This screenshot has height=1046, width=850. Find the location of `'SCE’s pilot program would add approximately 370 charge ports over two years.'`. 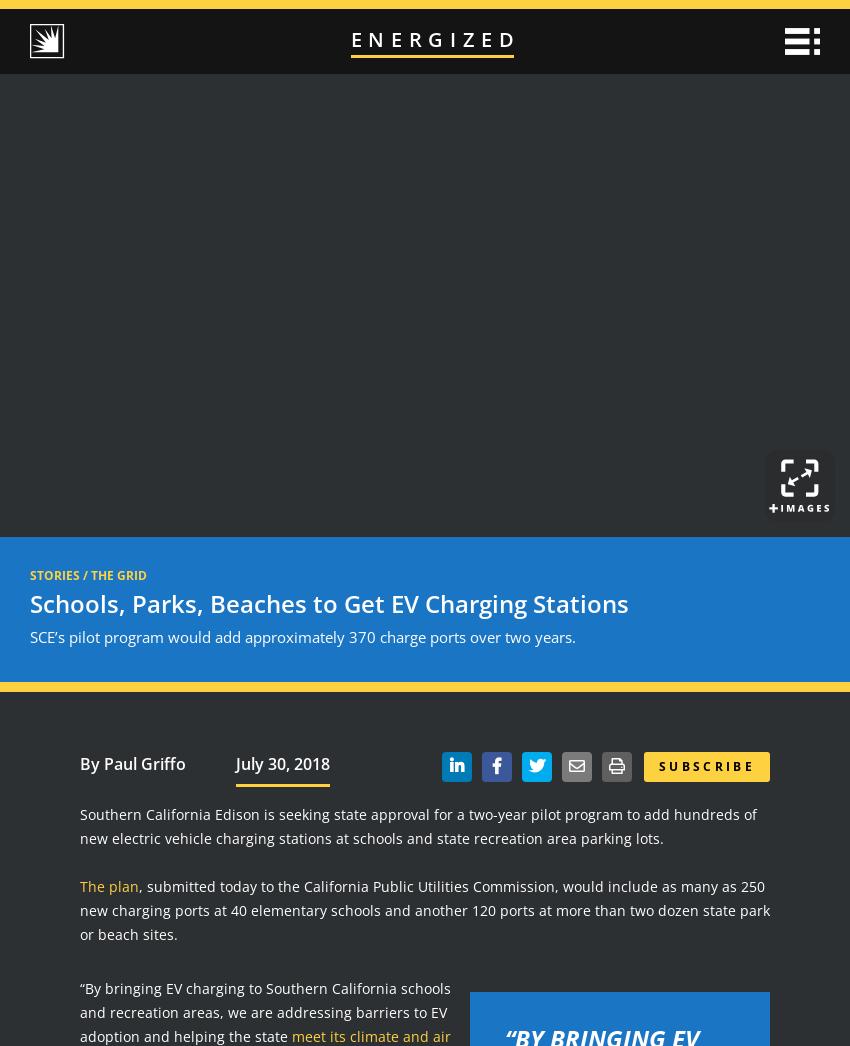

'SCE’s pilot program would add approximately 370 charge ports over two years.' is located at coordinates (303, 634).